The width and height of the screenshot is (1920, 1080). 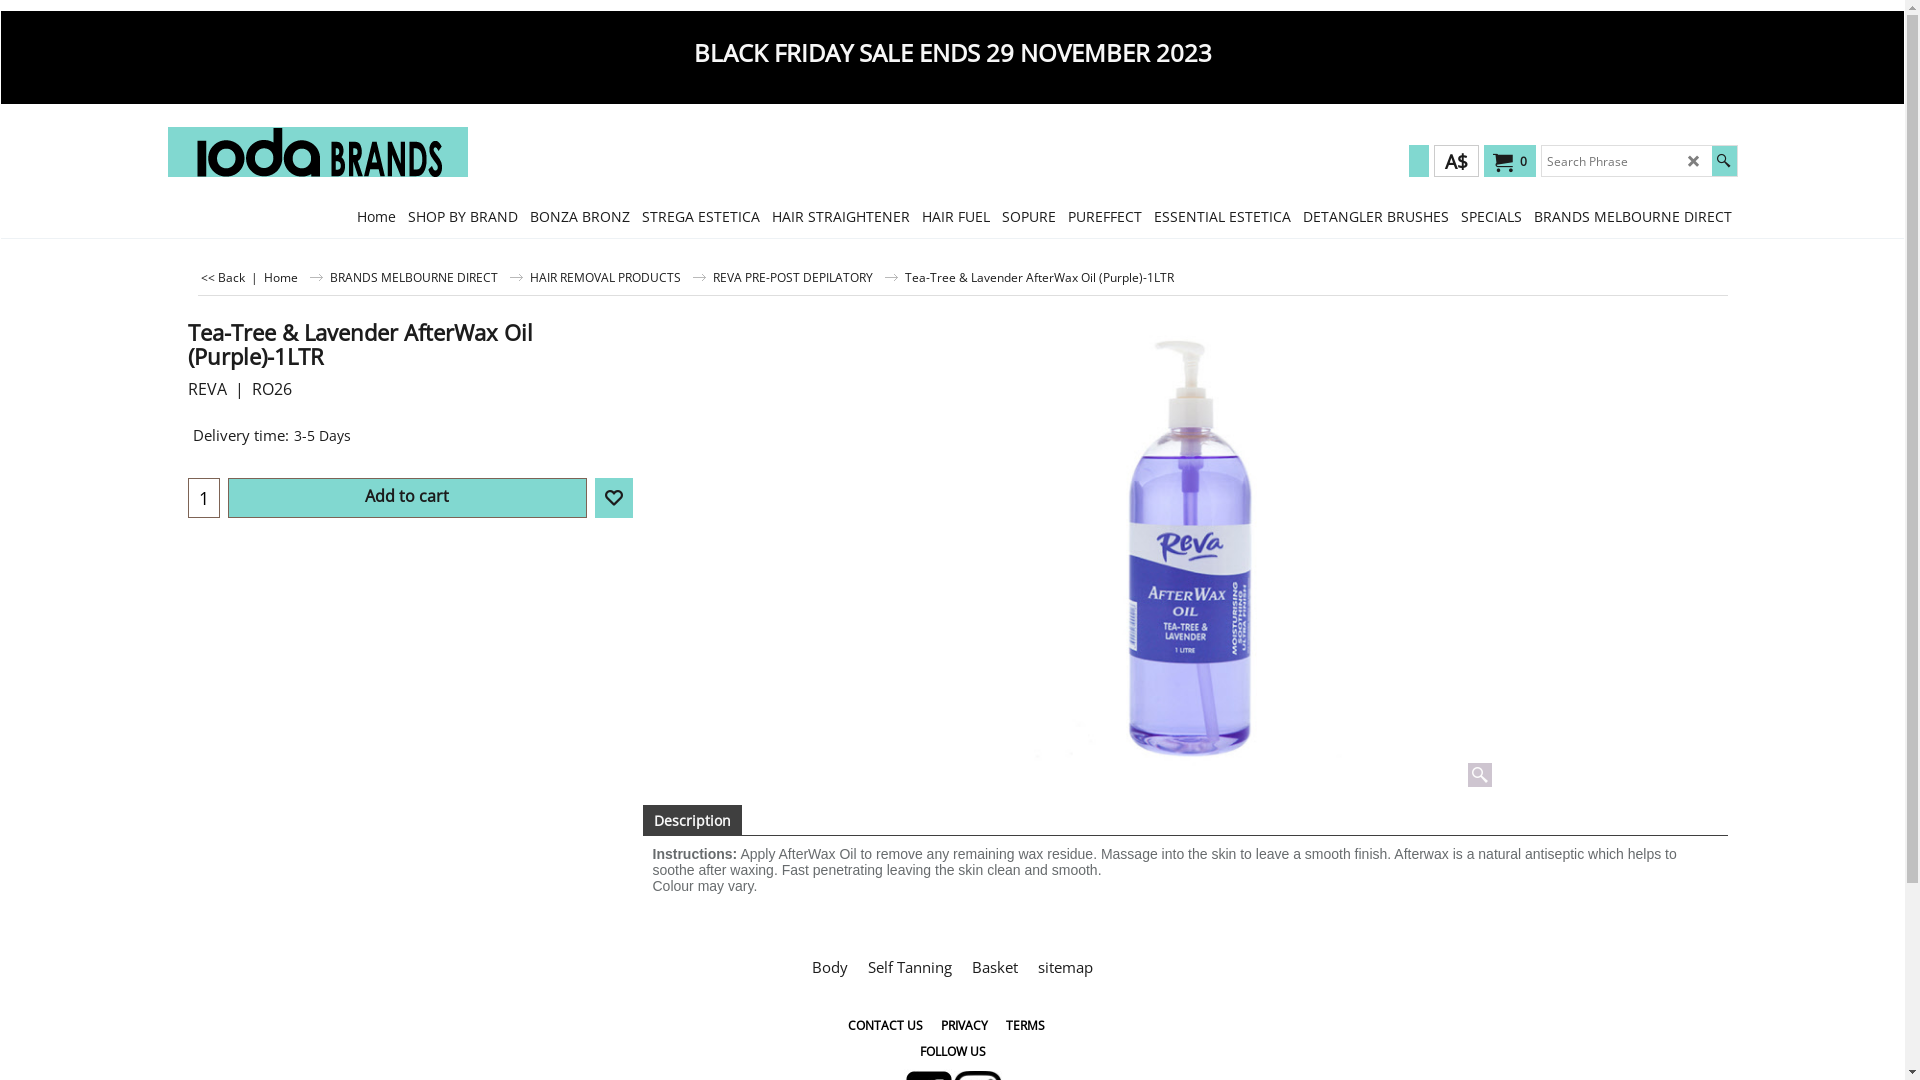 I want to click on 'BRANDS MELBOURNE DIRECT', so click(x=425, y=277).